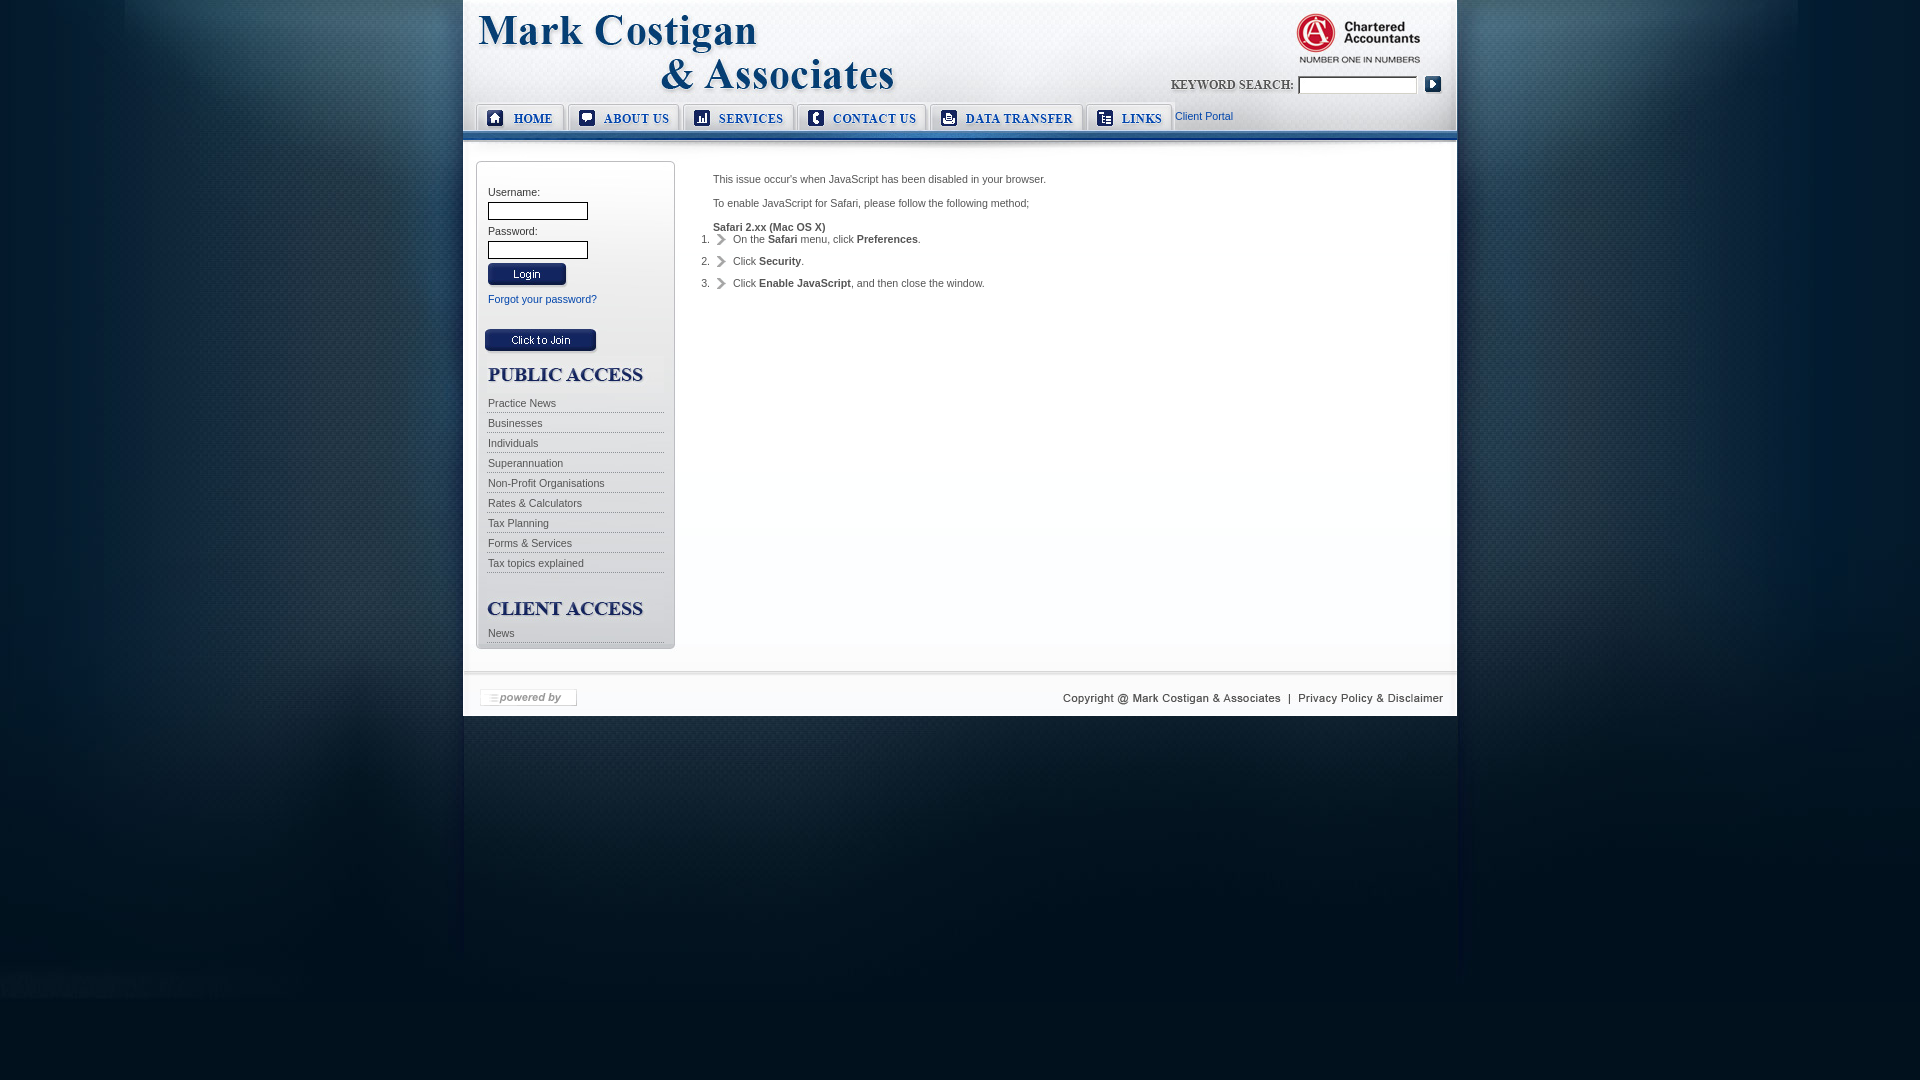  I want to click on 'Data Transfer', so click(1008, 126).